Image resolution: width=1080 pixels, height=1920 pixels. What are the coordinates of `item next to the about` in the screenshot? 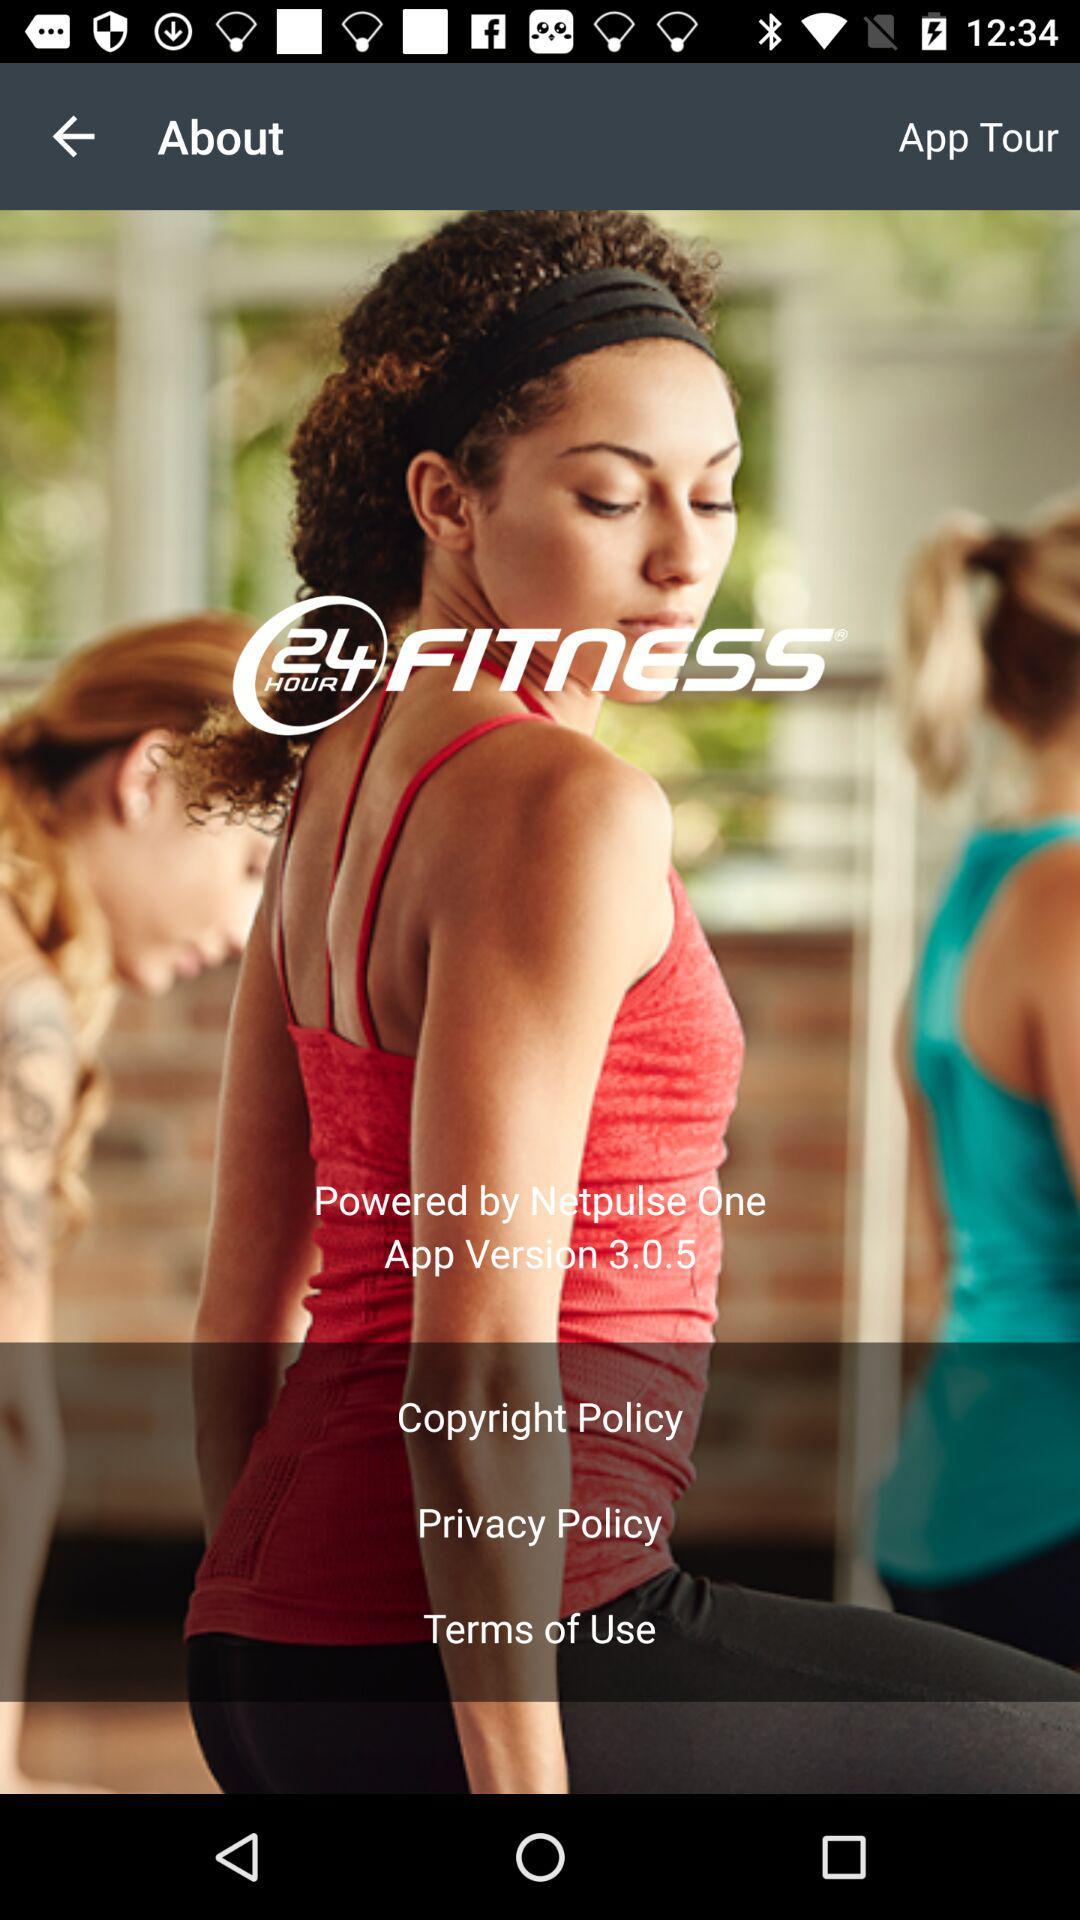 It's located at (977, 135).